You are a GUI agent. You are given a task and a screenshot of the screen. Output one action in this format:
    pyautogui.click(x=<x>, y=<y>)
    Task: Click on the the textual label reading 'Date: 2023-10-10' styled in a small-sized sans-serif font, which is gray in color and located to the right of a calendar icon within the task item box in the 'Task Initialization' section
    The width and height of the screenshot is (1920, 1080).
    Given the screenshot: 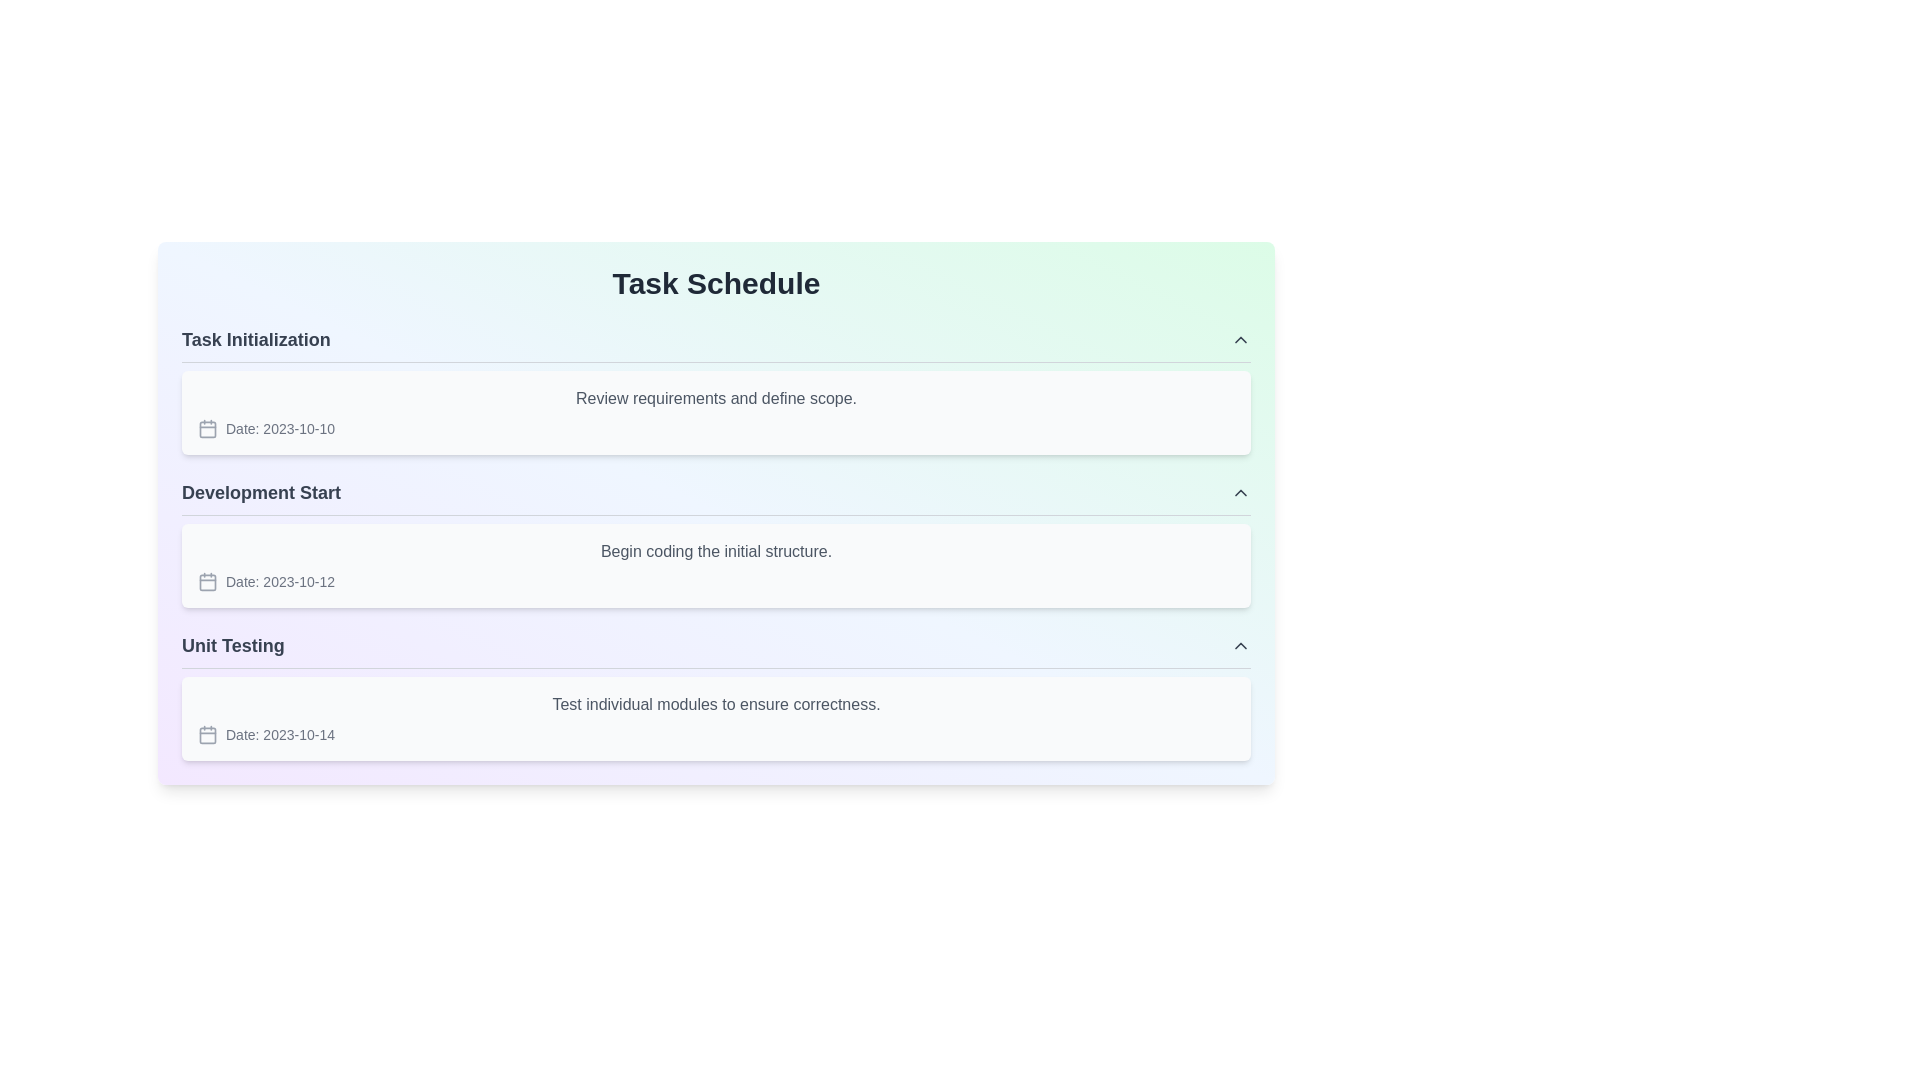 What is the action you would take?
    pyautogui.click(x=279, y=427)
    